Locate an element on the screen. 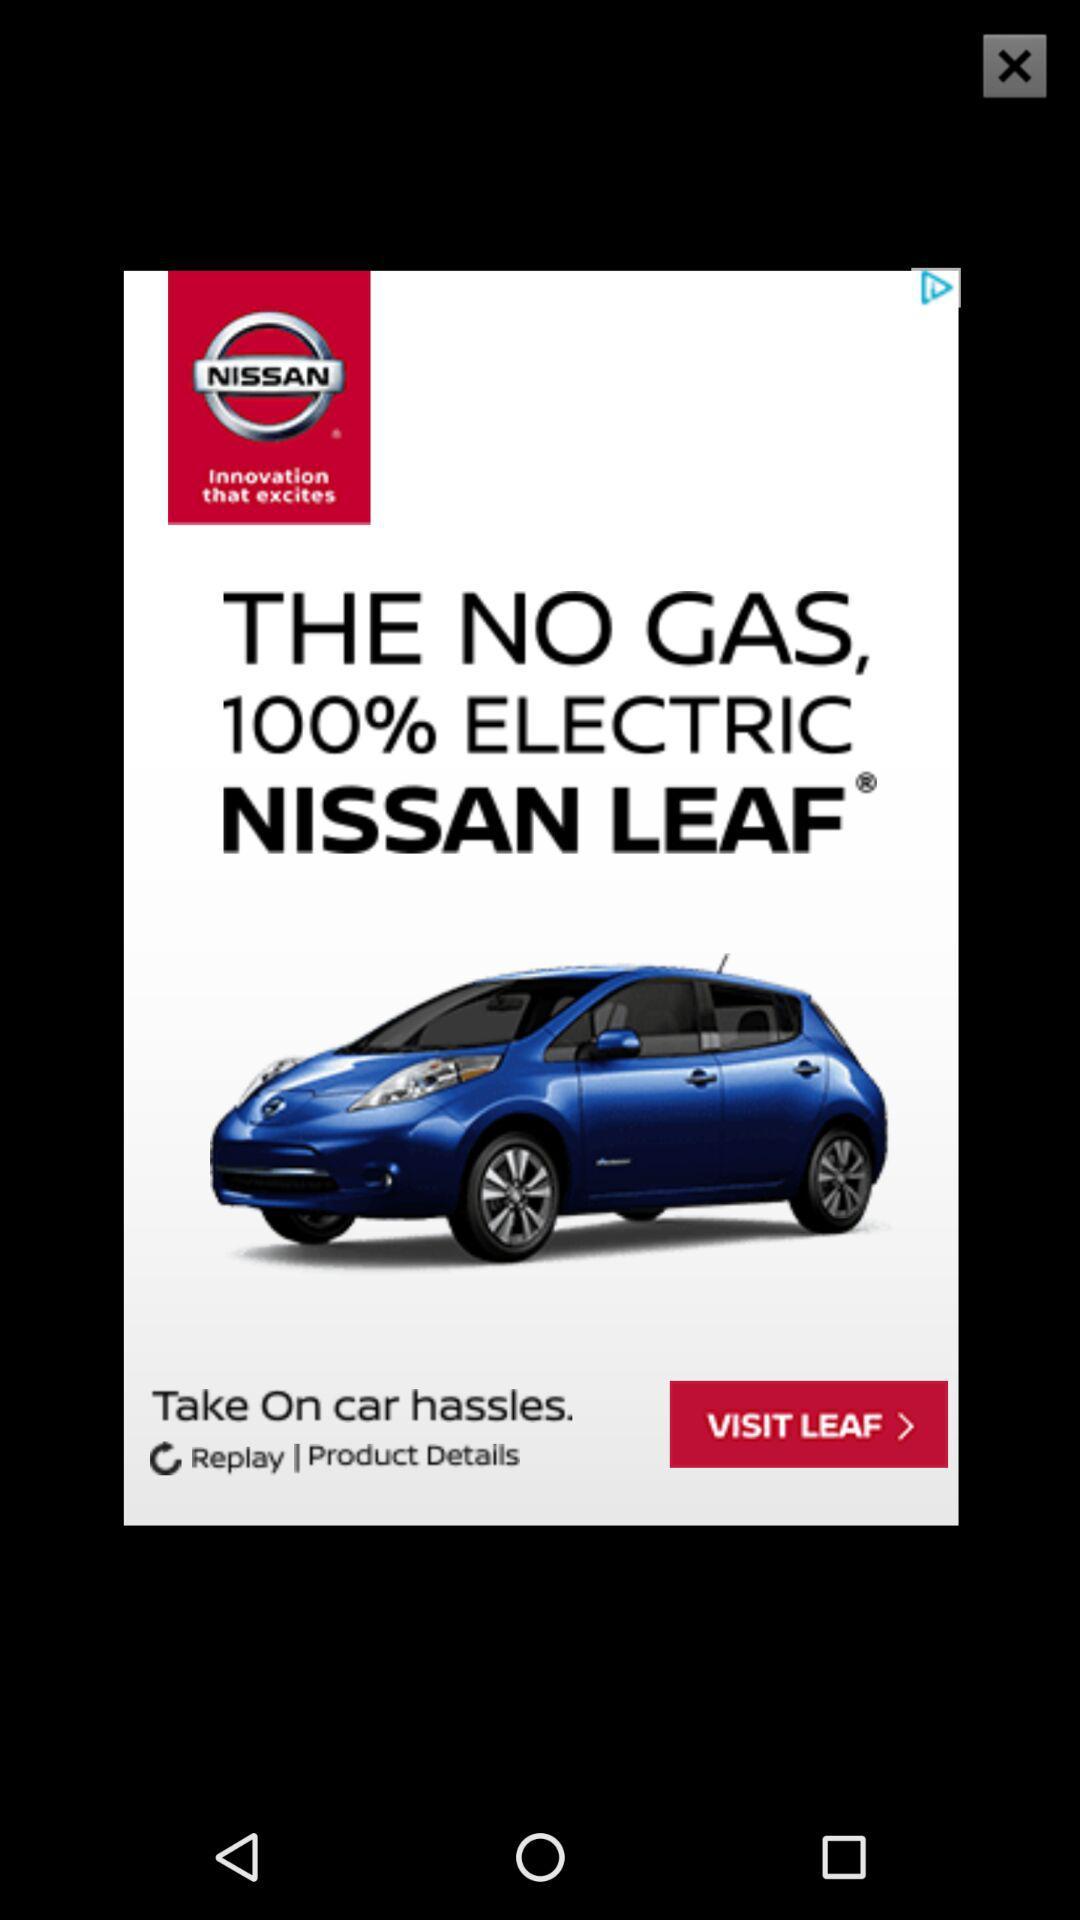  the close icon is located at coordinates (1014, 70).